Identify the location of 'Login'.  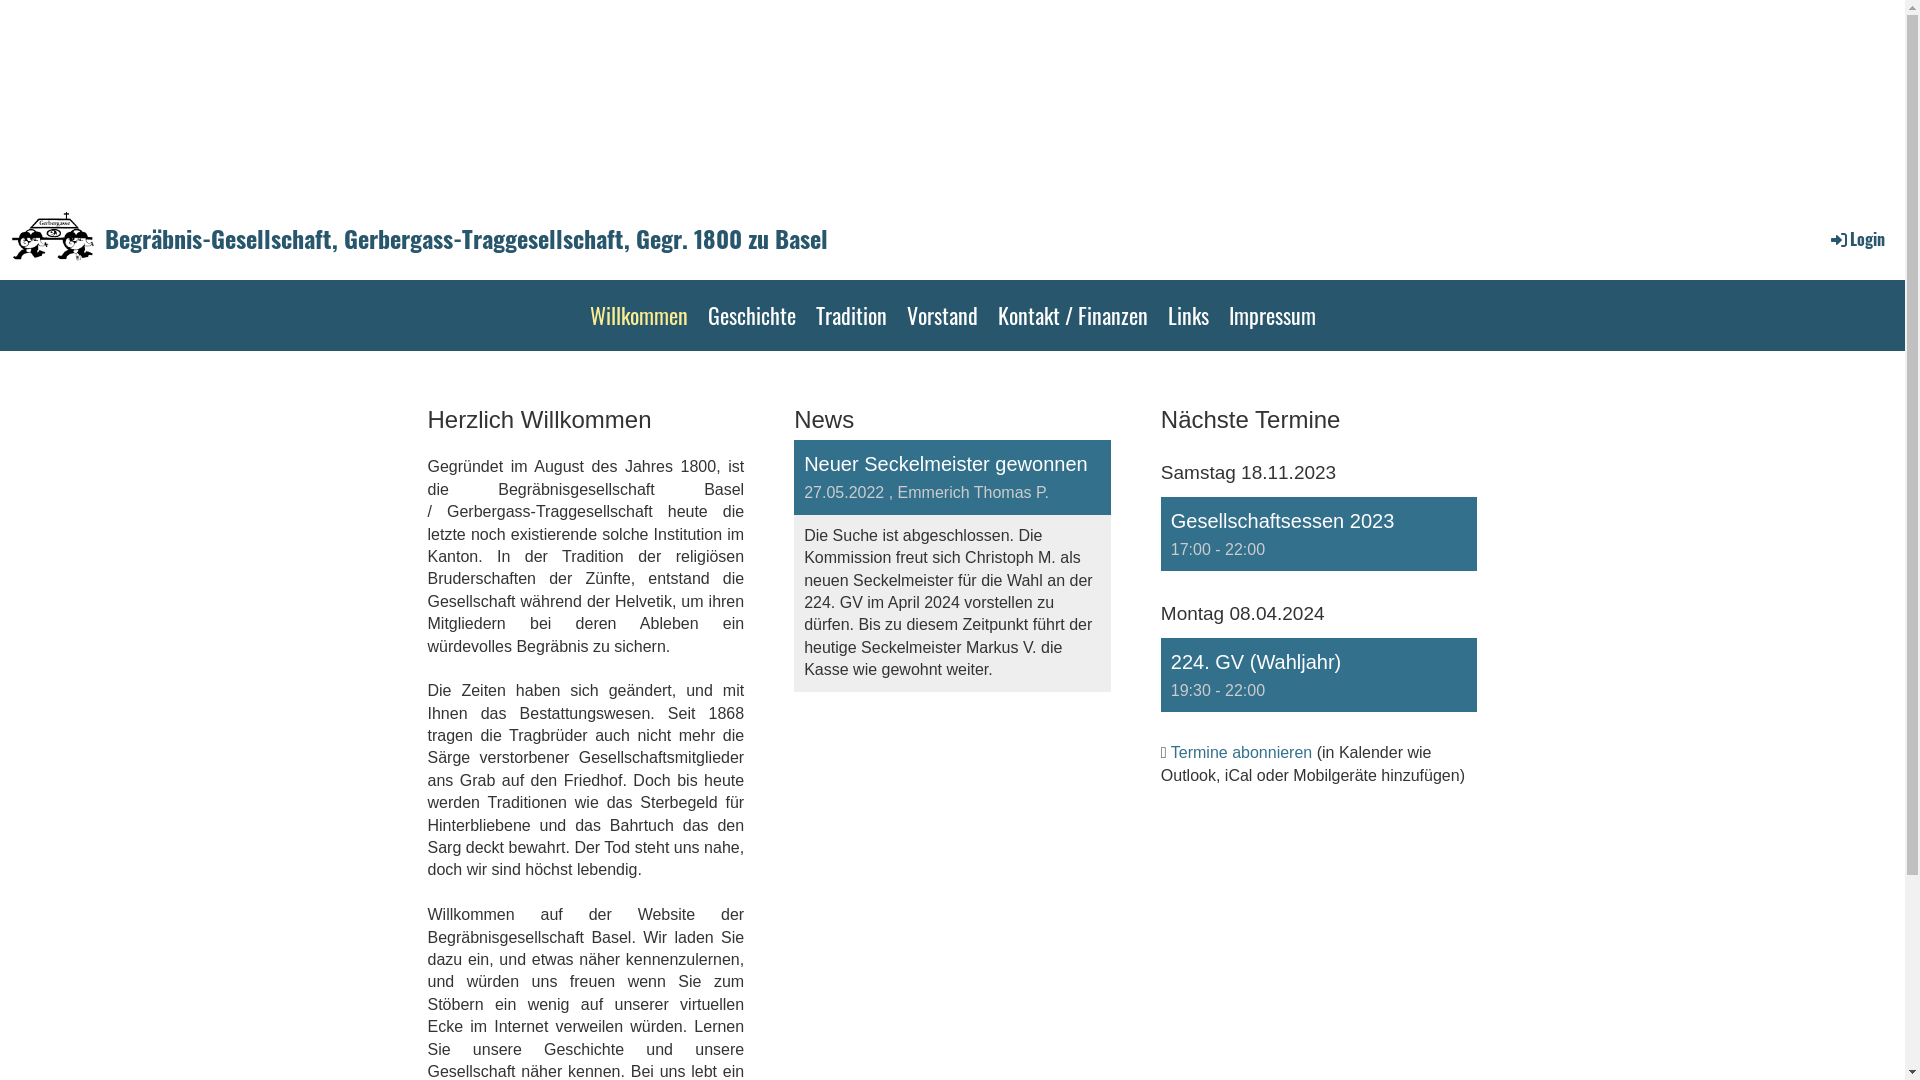
(1855, 238).